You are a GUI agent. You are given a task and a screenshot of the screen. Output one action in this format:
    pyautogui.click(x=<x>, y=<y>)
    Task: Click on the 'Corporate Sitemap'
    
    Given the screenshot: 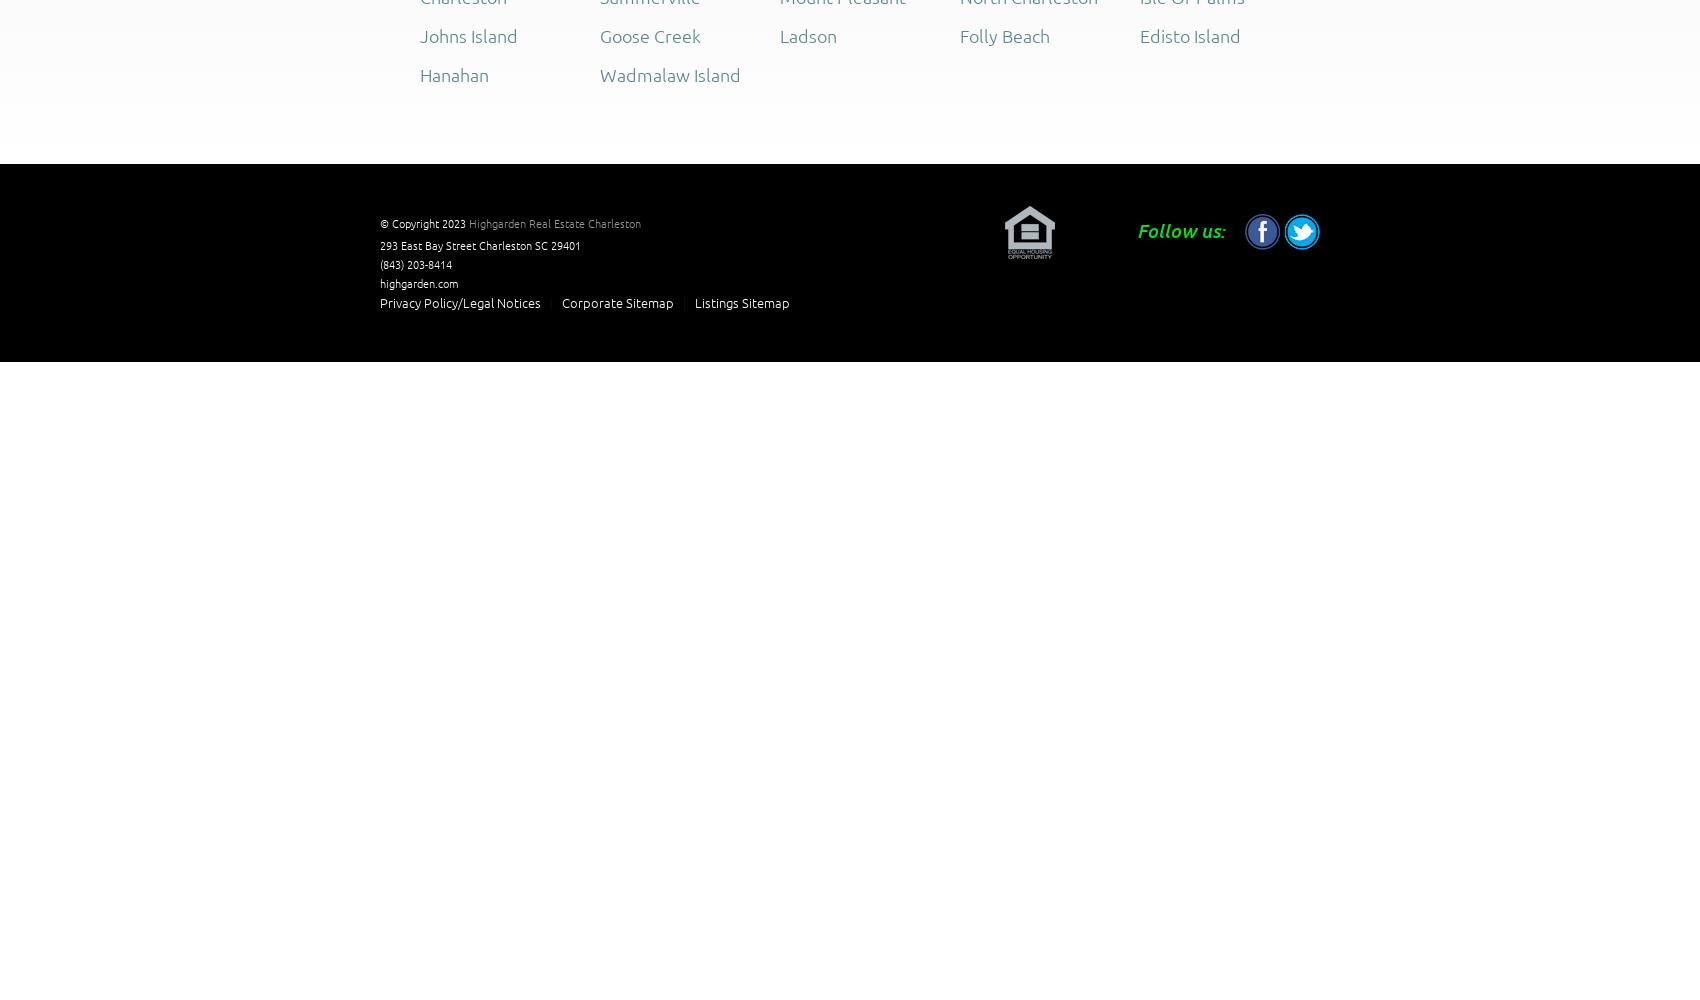 What is the action you would take?
    pyautogui.click(x=616, y=302)
    